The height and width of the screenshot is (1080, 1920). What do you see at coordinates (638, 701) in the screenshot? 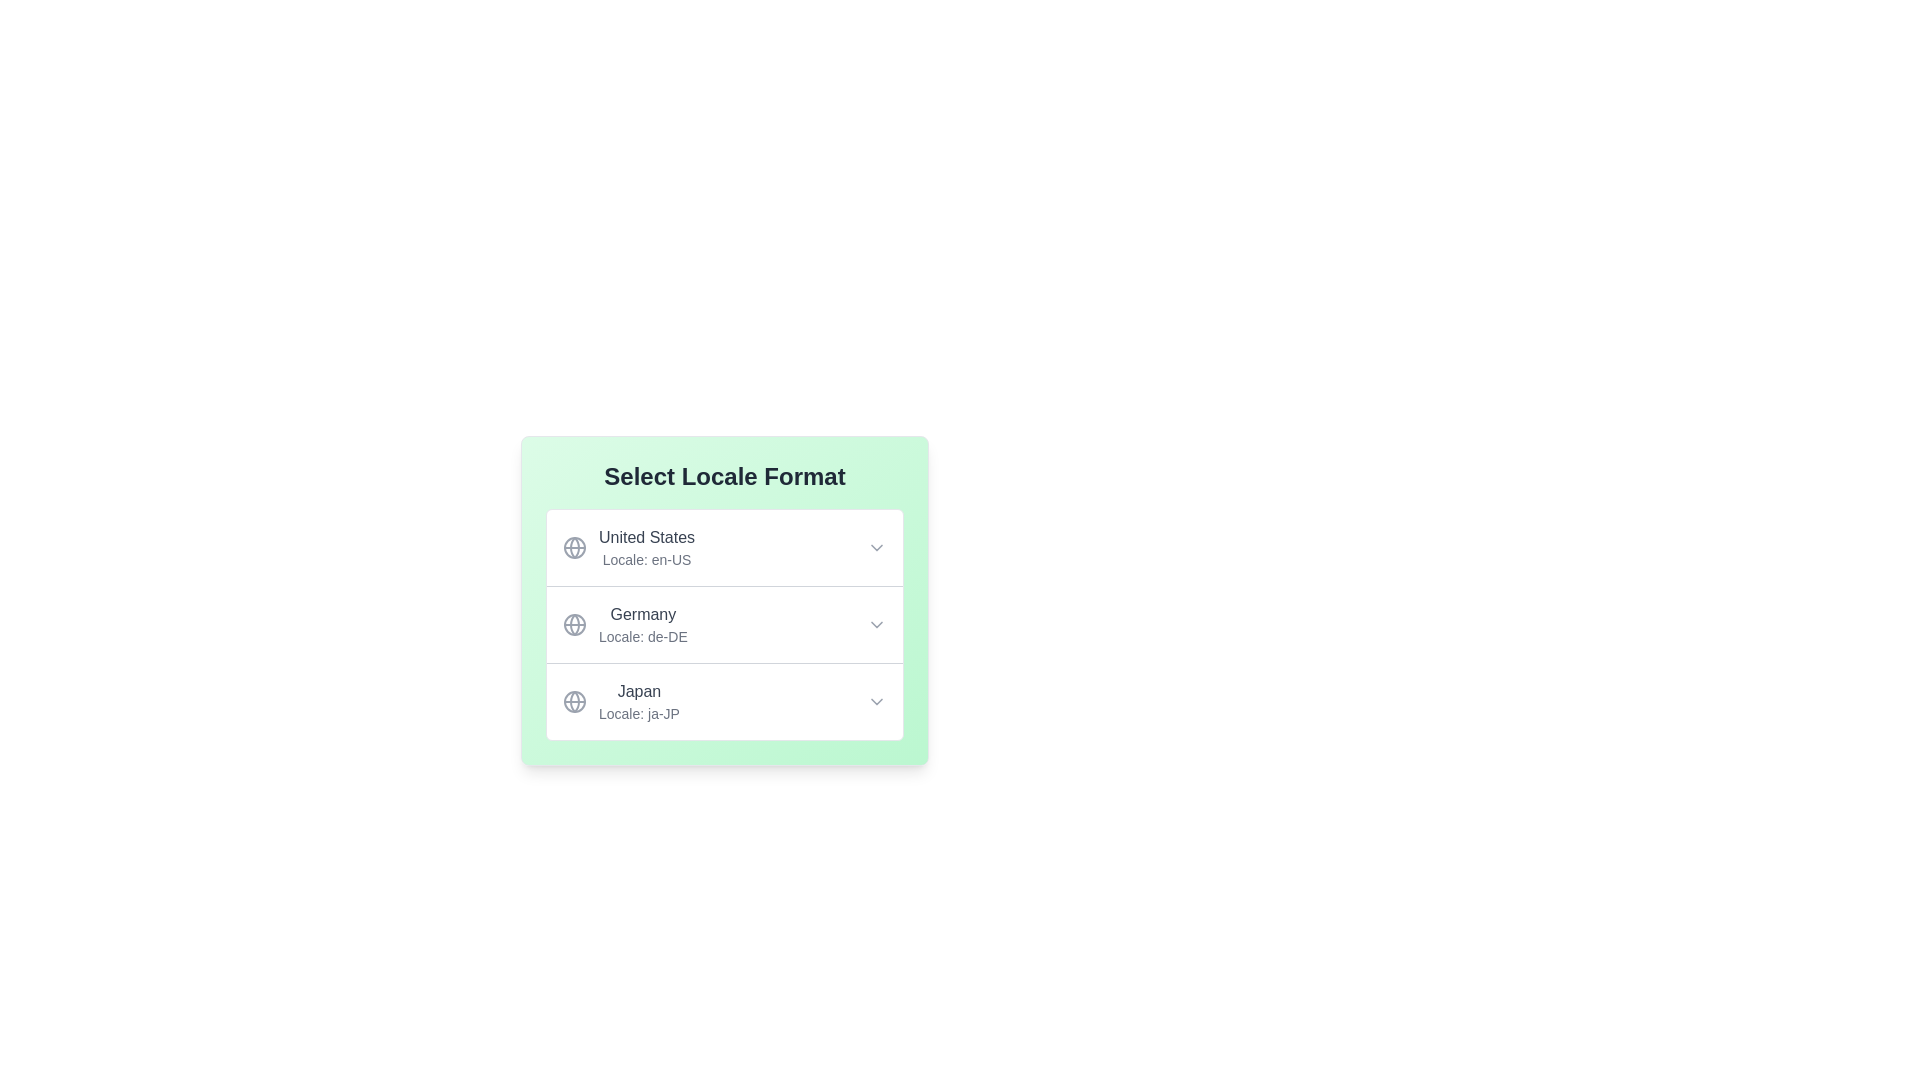
I see `the 'Japan' locale label, which is the third item in a vertical list of locale options` at bounding box center [638, 701].